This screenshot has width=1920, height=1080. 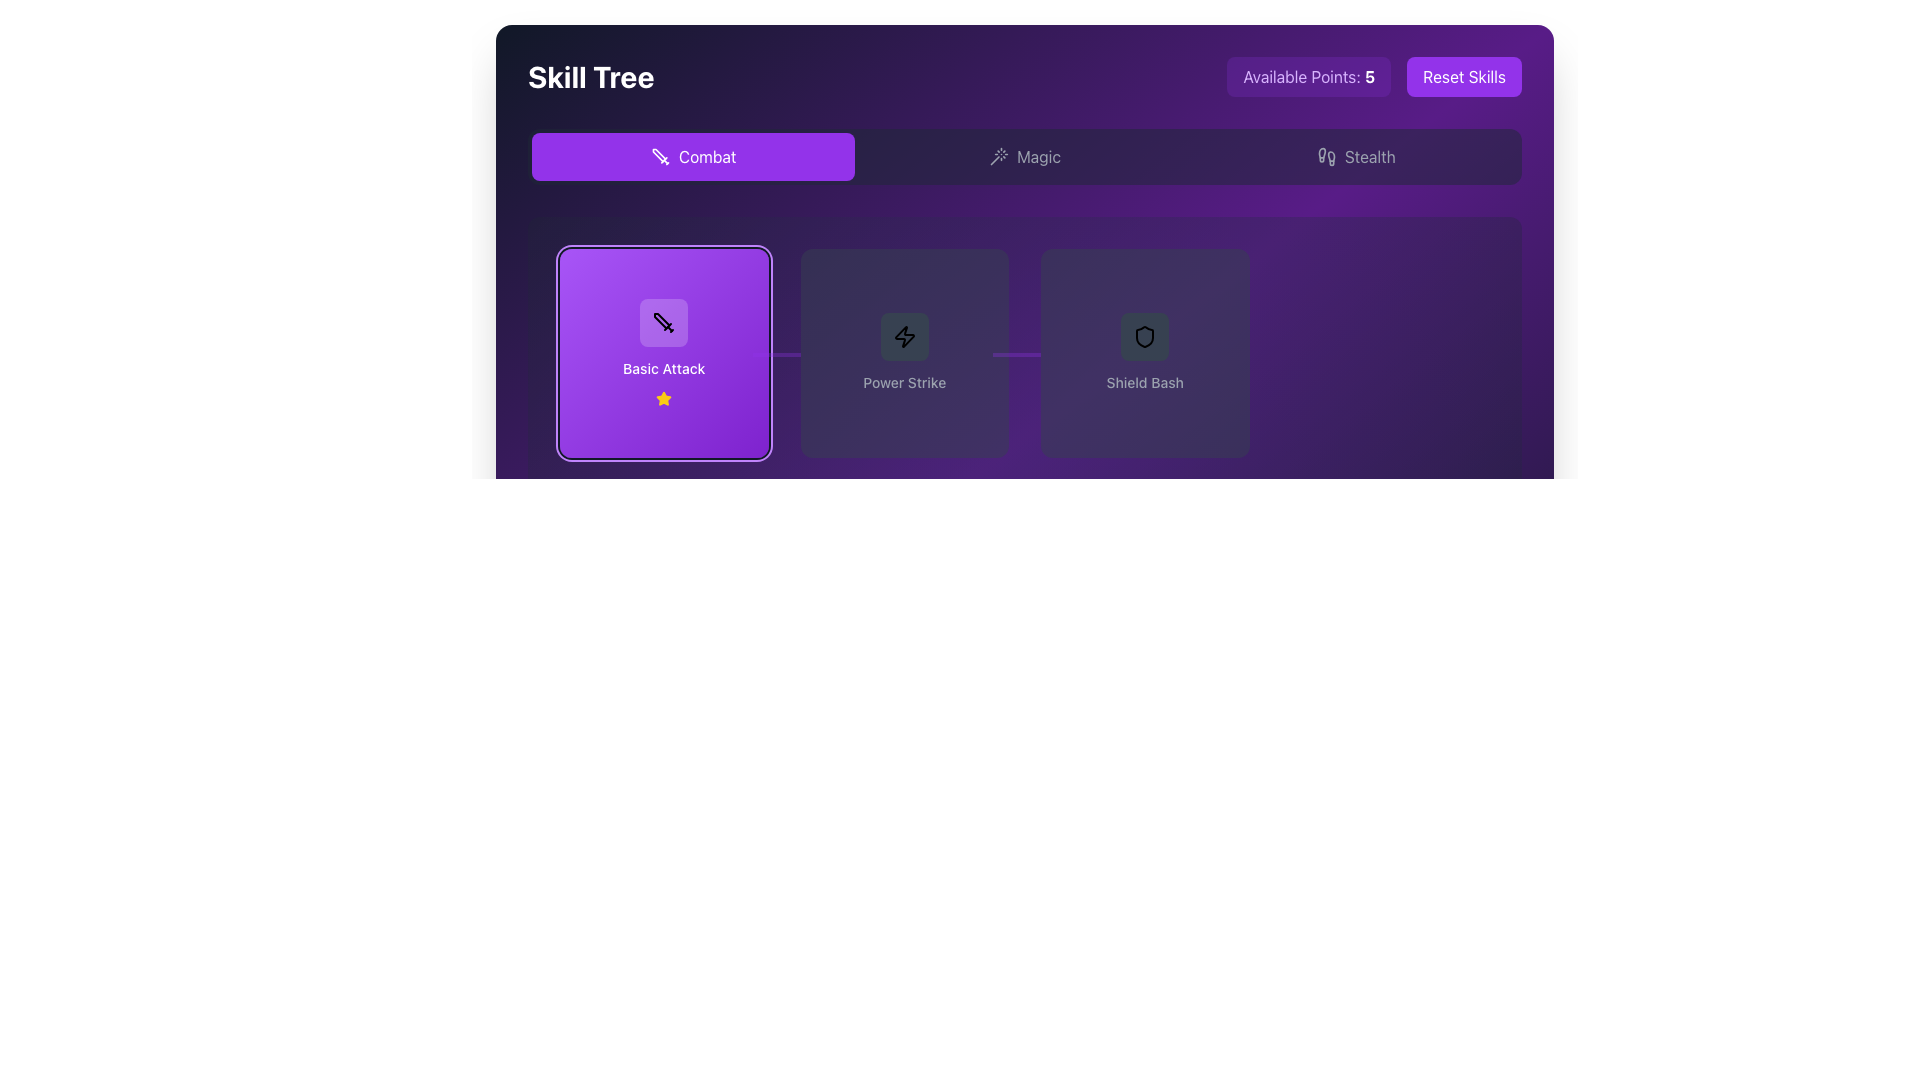 What do you see at coordinates (903, 383) in the screenshot?
I see `the text label reading 'Power Strike', which is styled in a small, medium-weight gray font and is prominently displayed within a dark-themed skill tree interface` at bounding box center [903, 383].